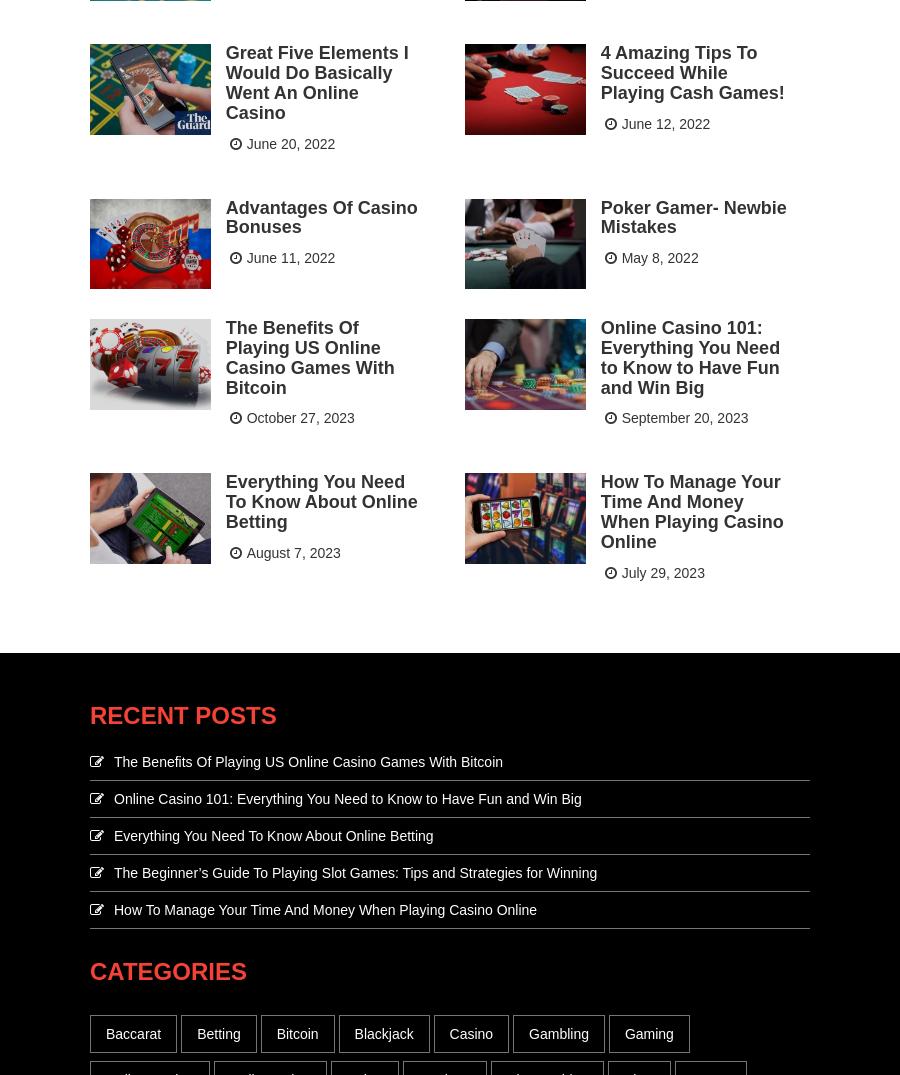 The image size is (900, 1075). Describe the element at coordinates (355, 870) in the screenshot. I see `'The Beginner’s Guide To Playing Slot Games: Tips and Strategies for Winning'` at that location.